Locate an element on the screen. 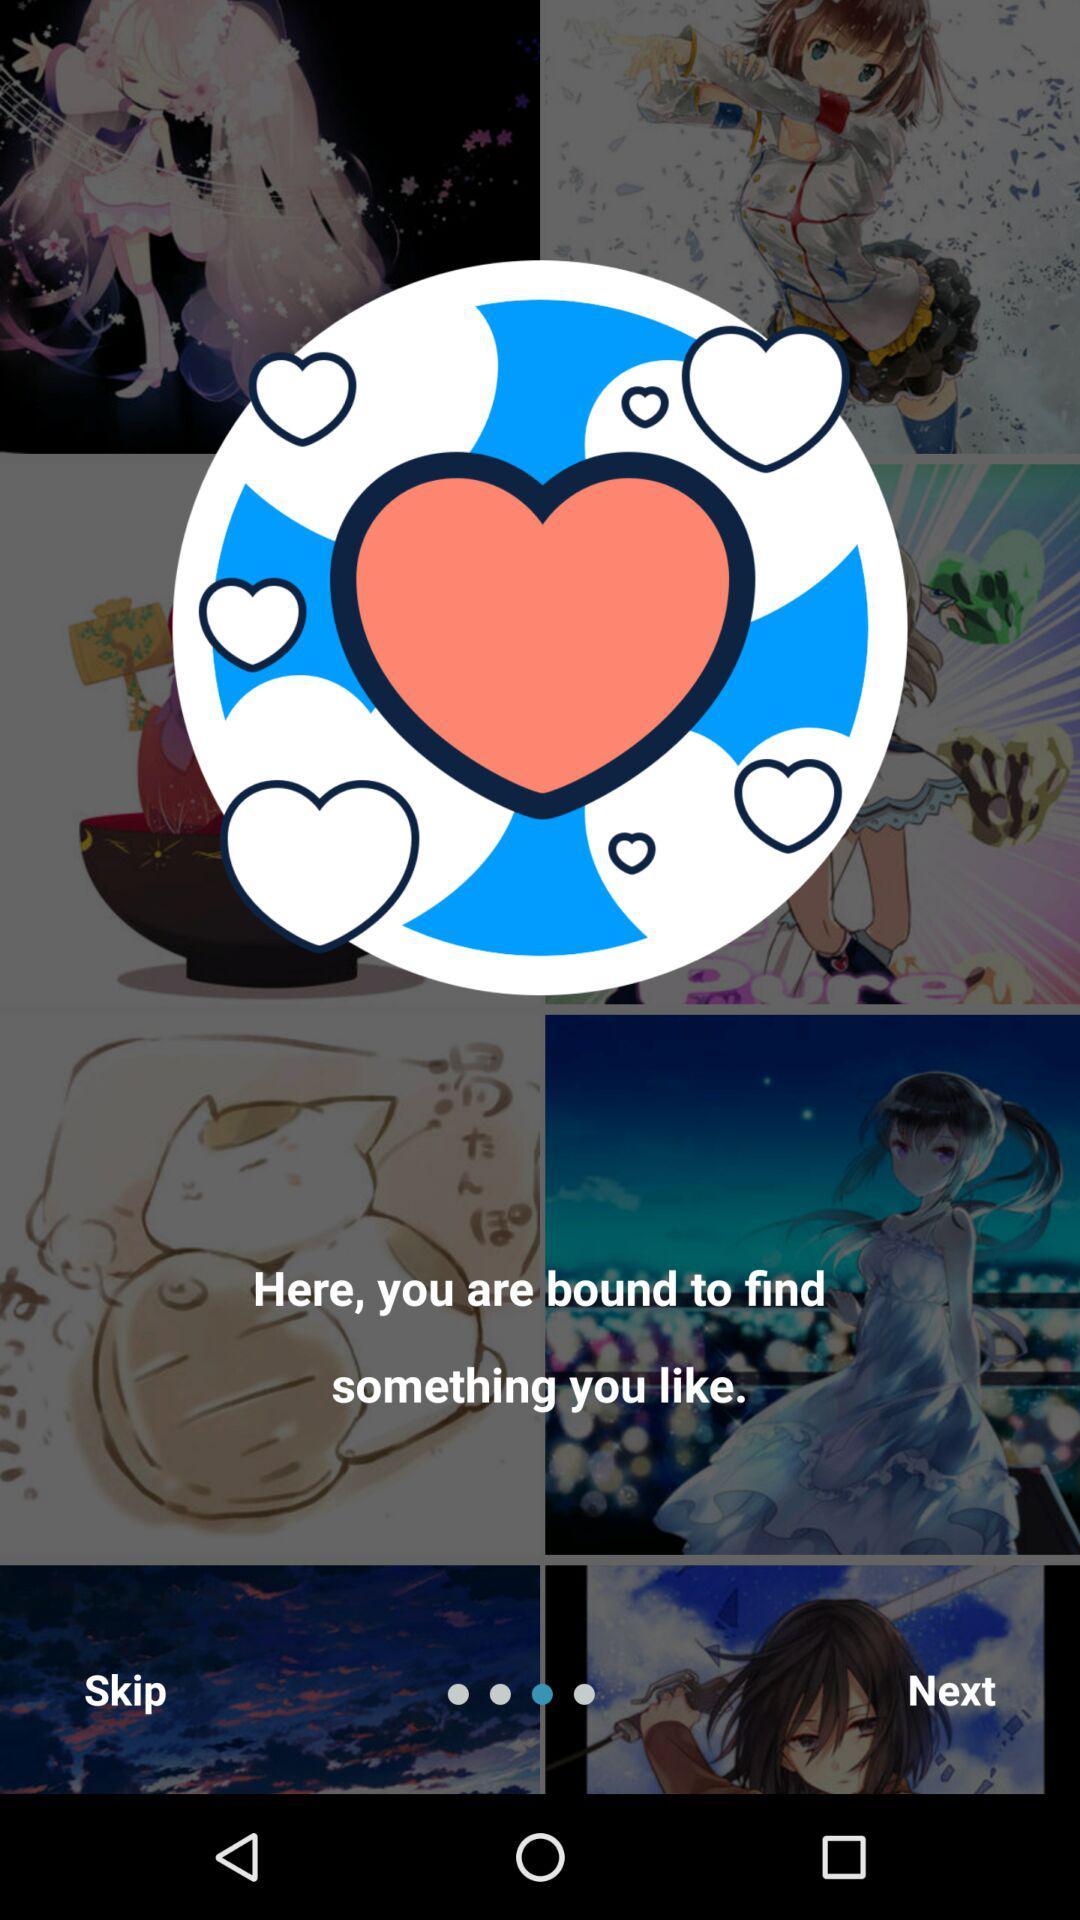 This screenshot has height=1920, width=1080. skip icon is located at coordinates (125, 1688).